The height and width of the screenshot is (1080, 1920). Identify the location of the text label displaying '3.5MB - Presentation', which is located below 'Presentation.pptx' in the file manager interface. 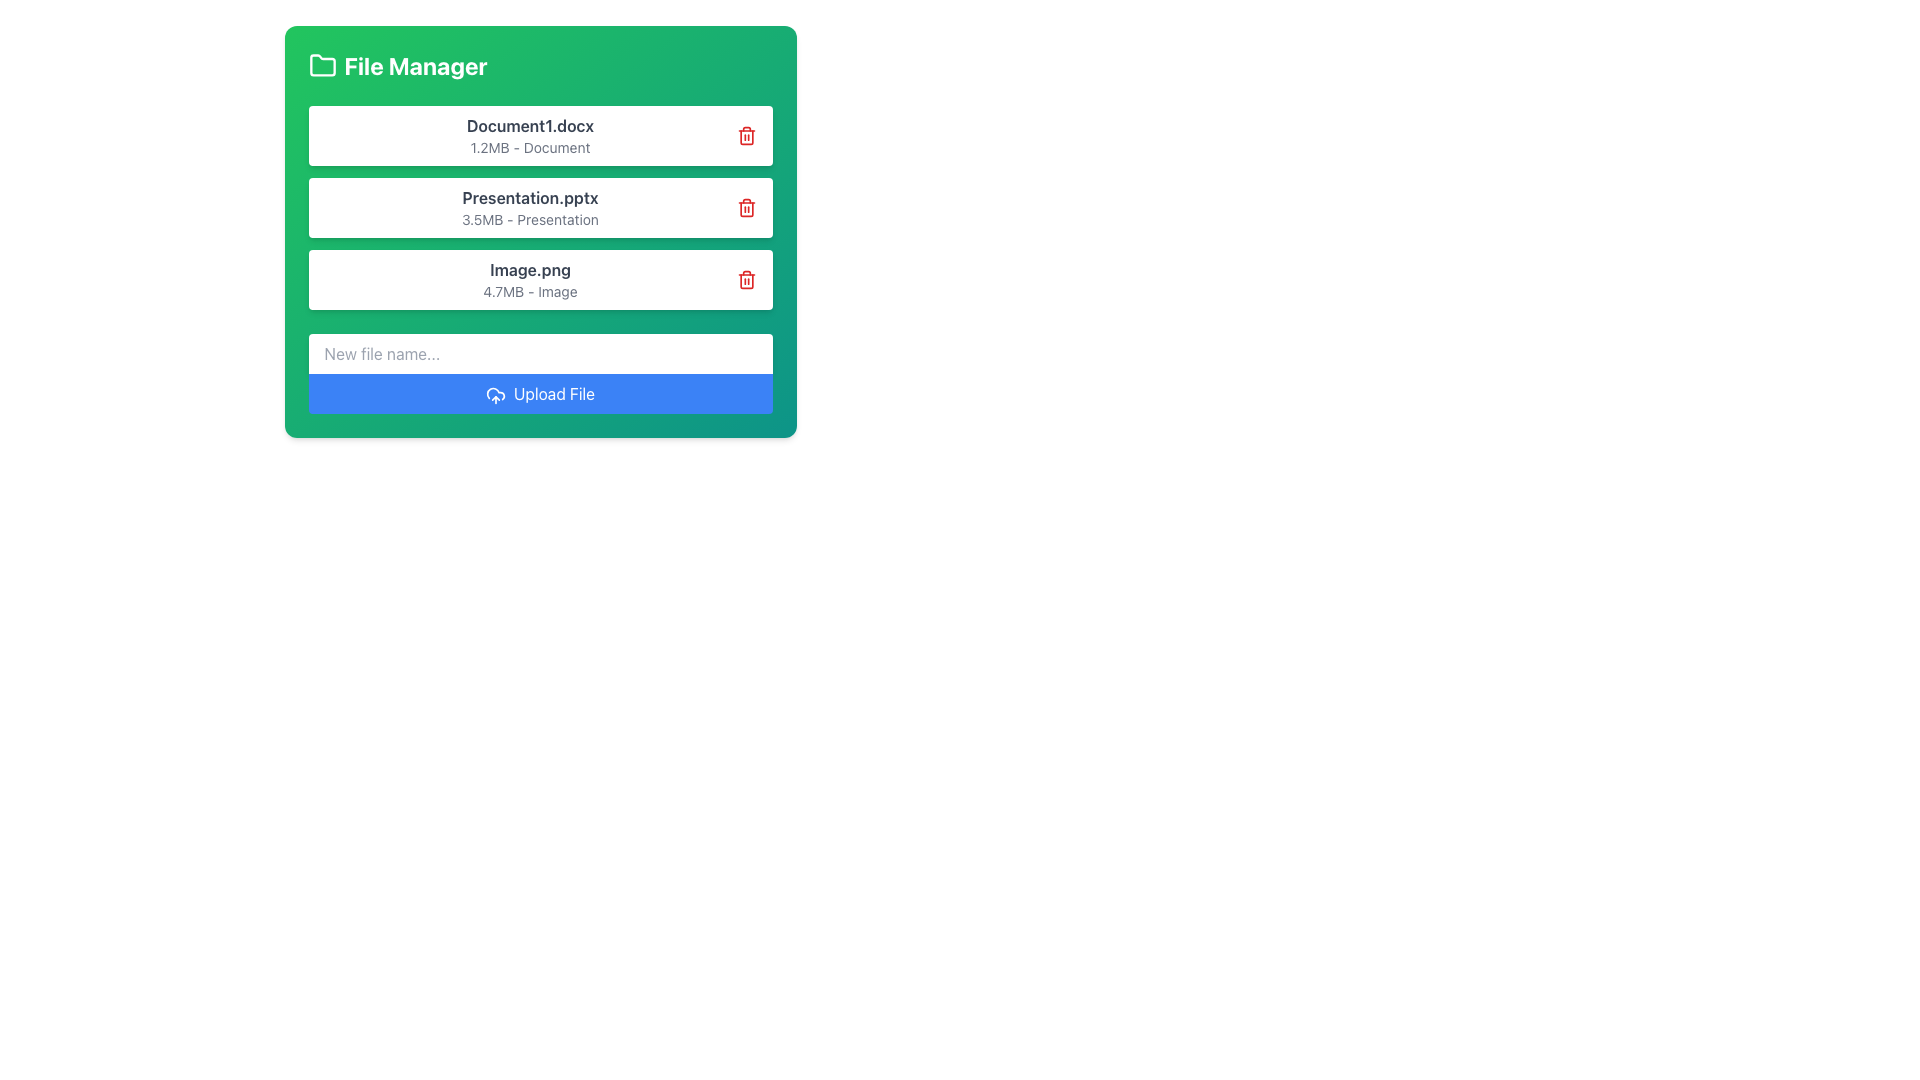
(530, 219).